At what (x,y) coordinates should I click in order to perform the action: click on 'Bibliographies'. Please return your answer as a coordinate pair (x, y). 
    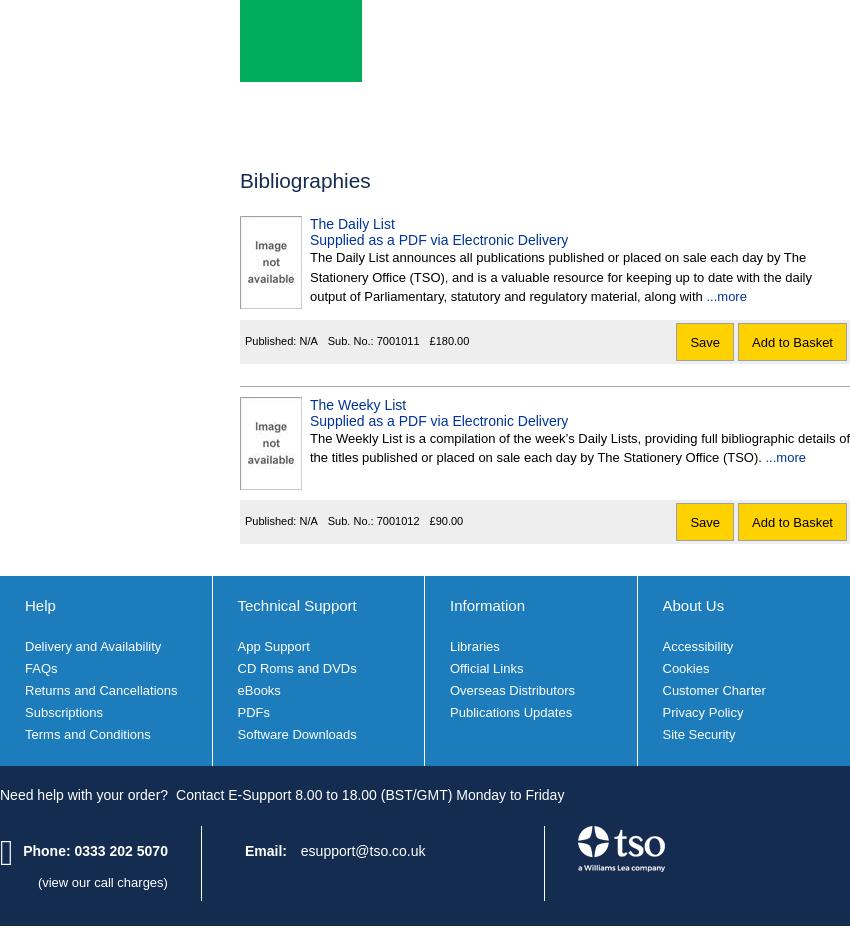
    Looking at the image, I should click on (304, 180).